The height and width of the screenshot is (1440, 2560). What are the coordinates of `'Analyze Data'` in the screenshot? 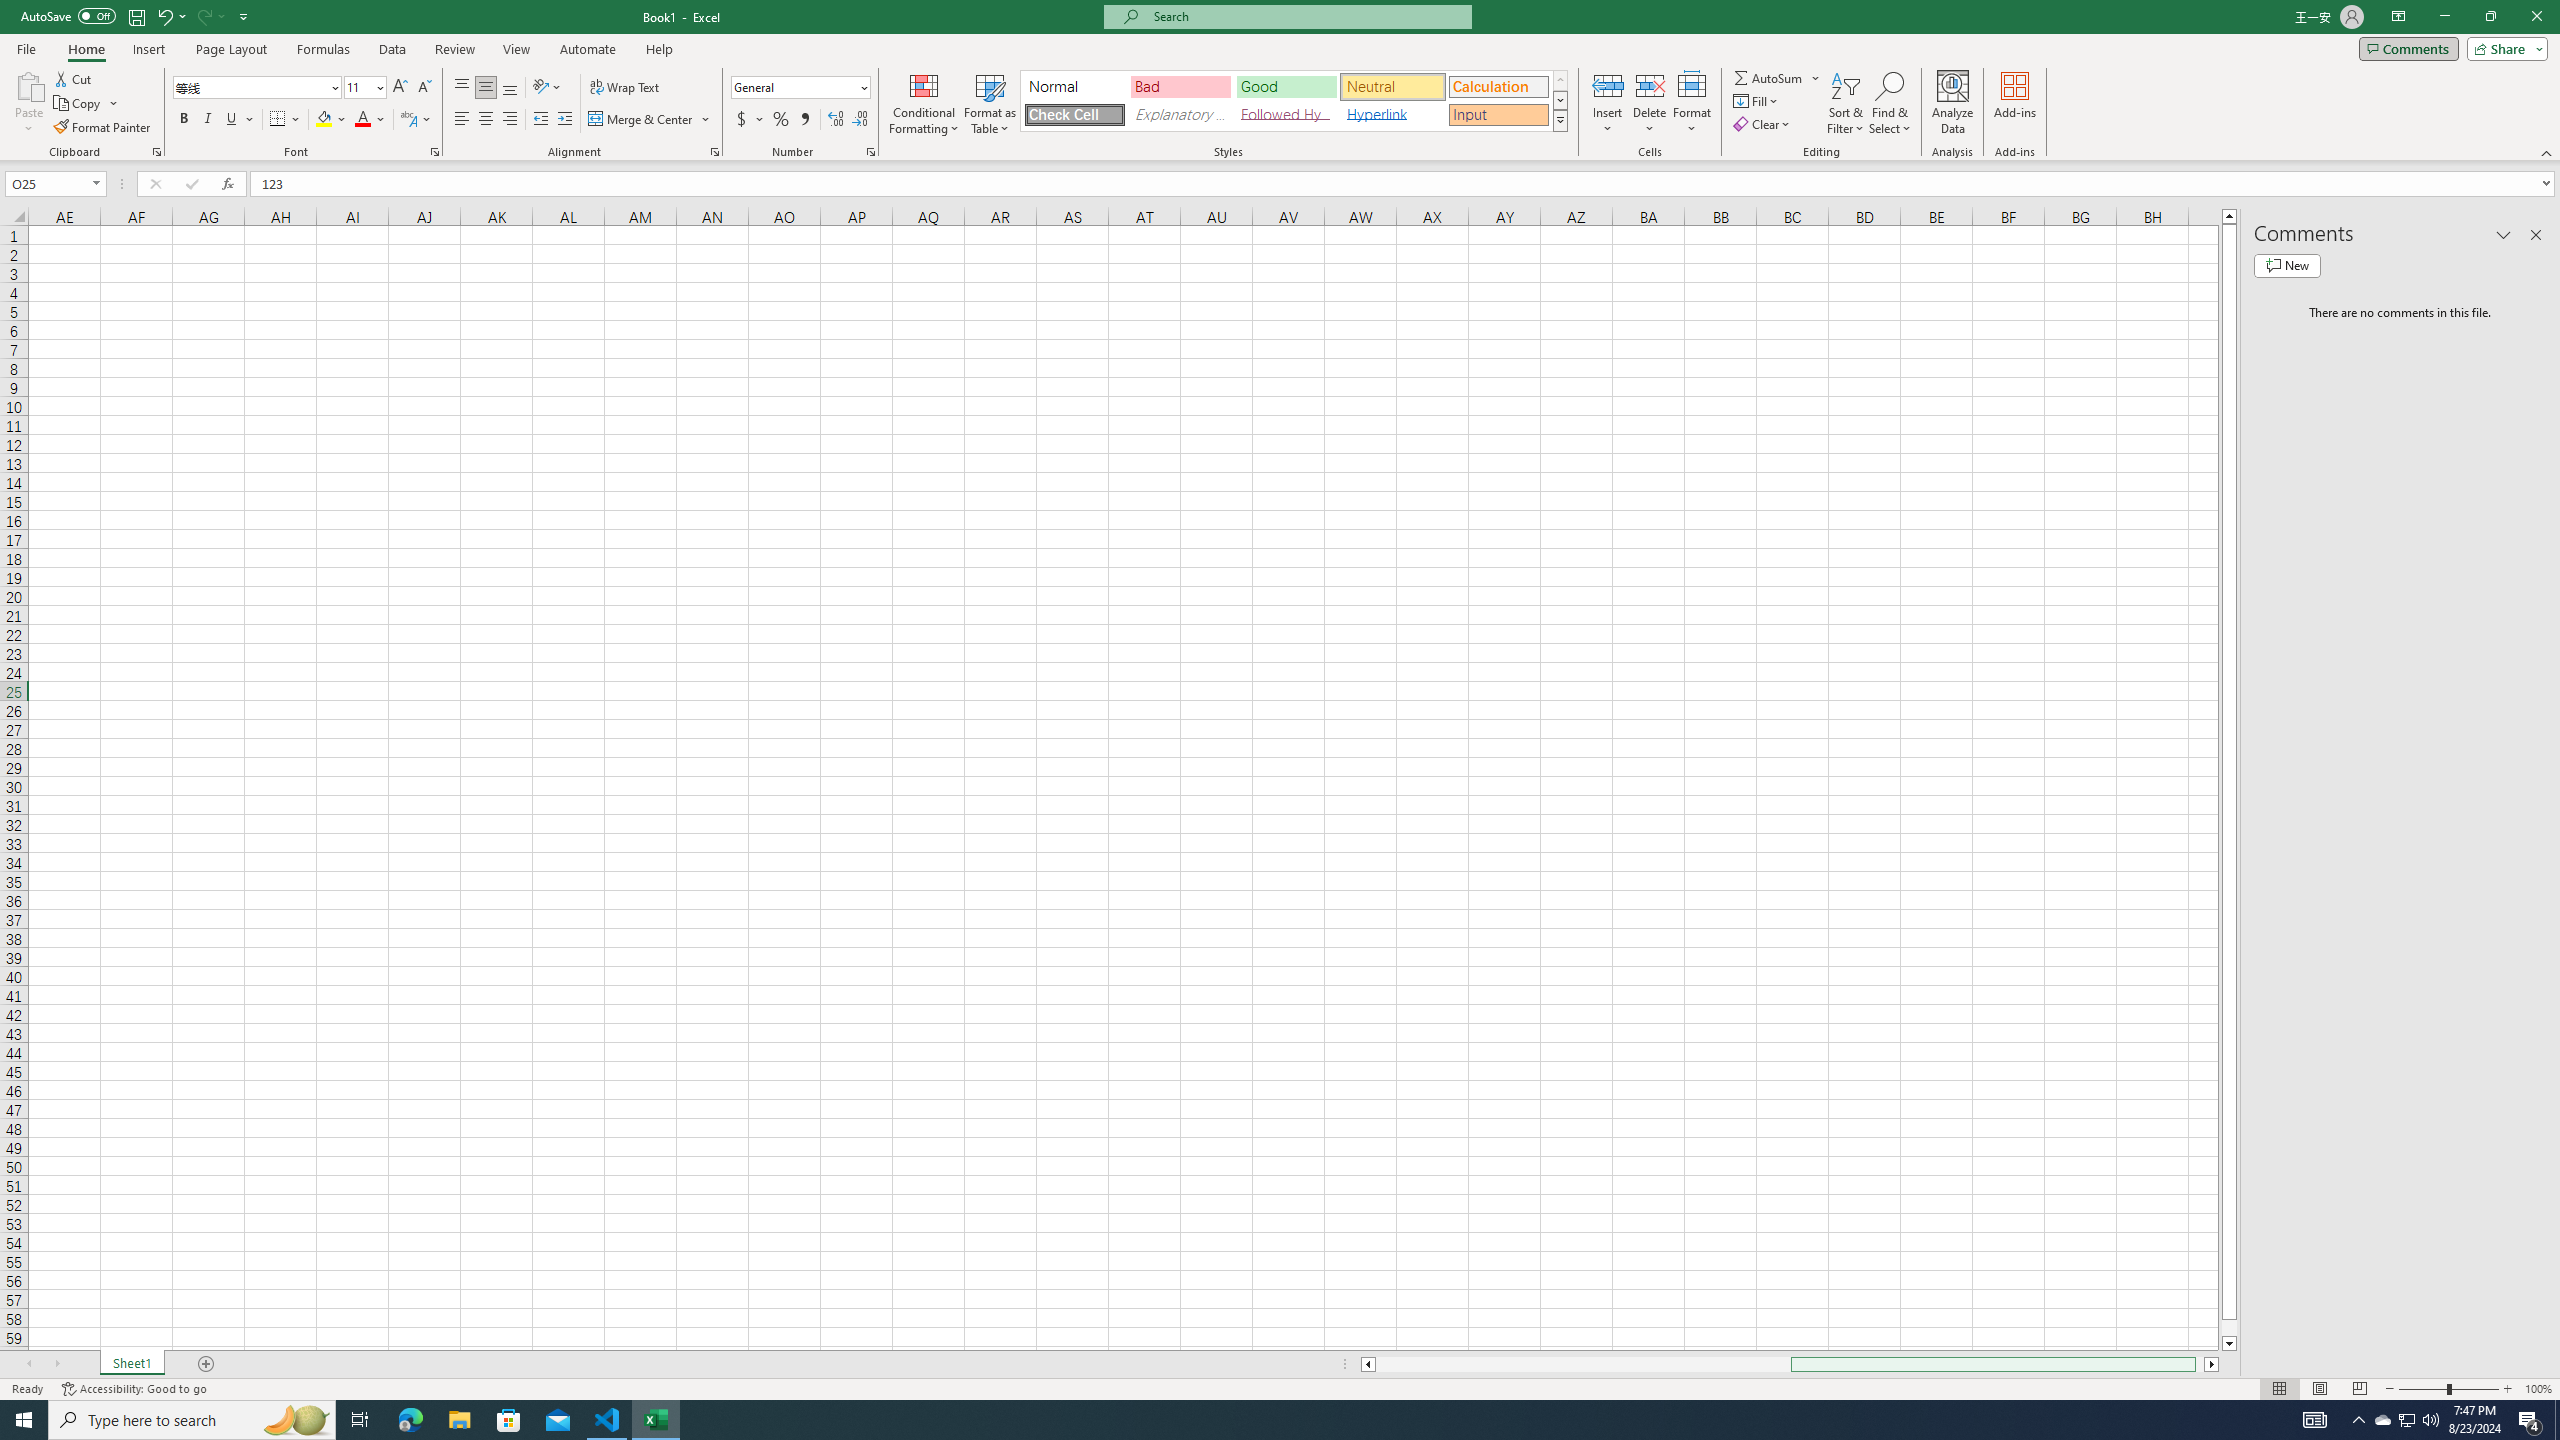 It's located at (1952, 103).